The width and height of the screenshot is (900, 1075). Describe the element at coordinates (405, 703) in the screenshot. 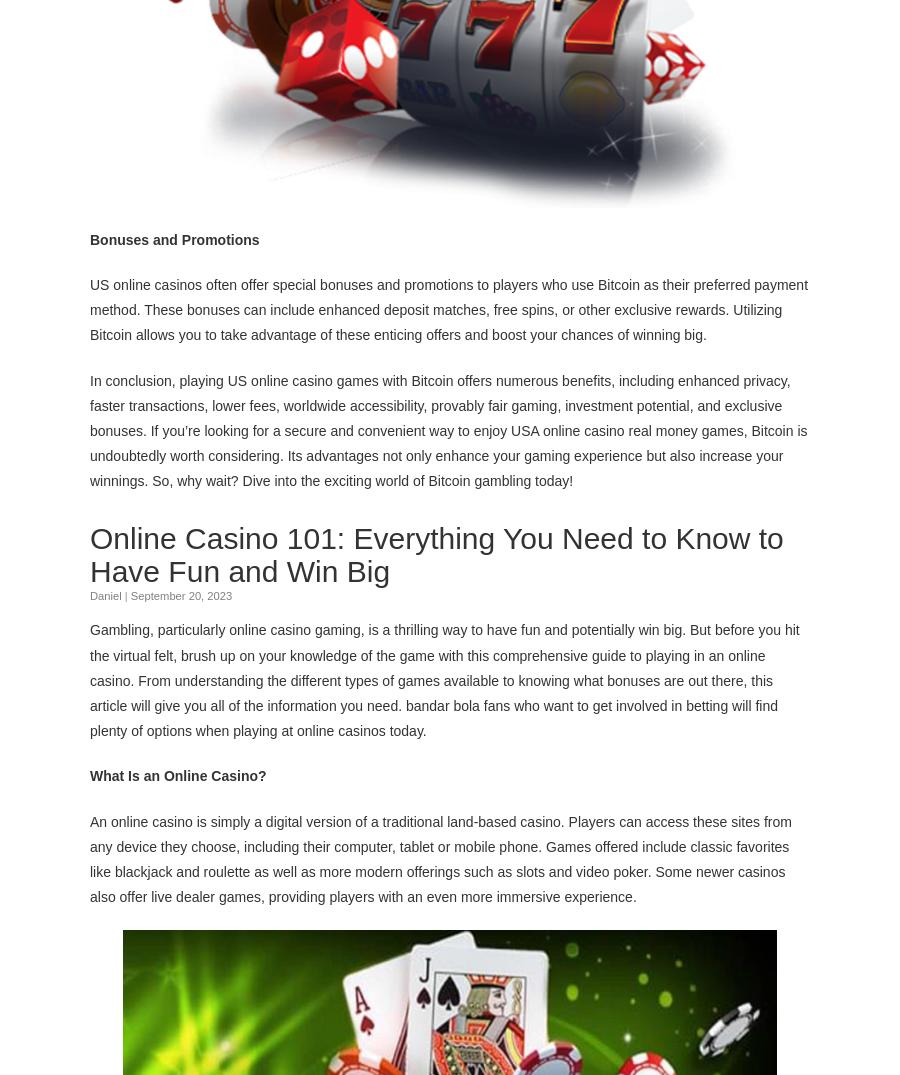

I see `'bandar bola'` at that location.